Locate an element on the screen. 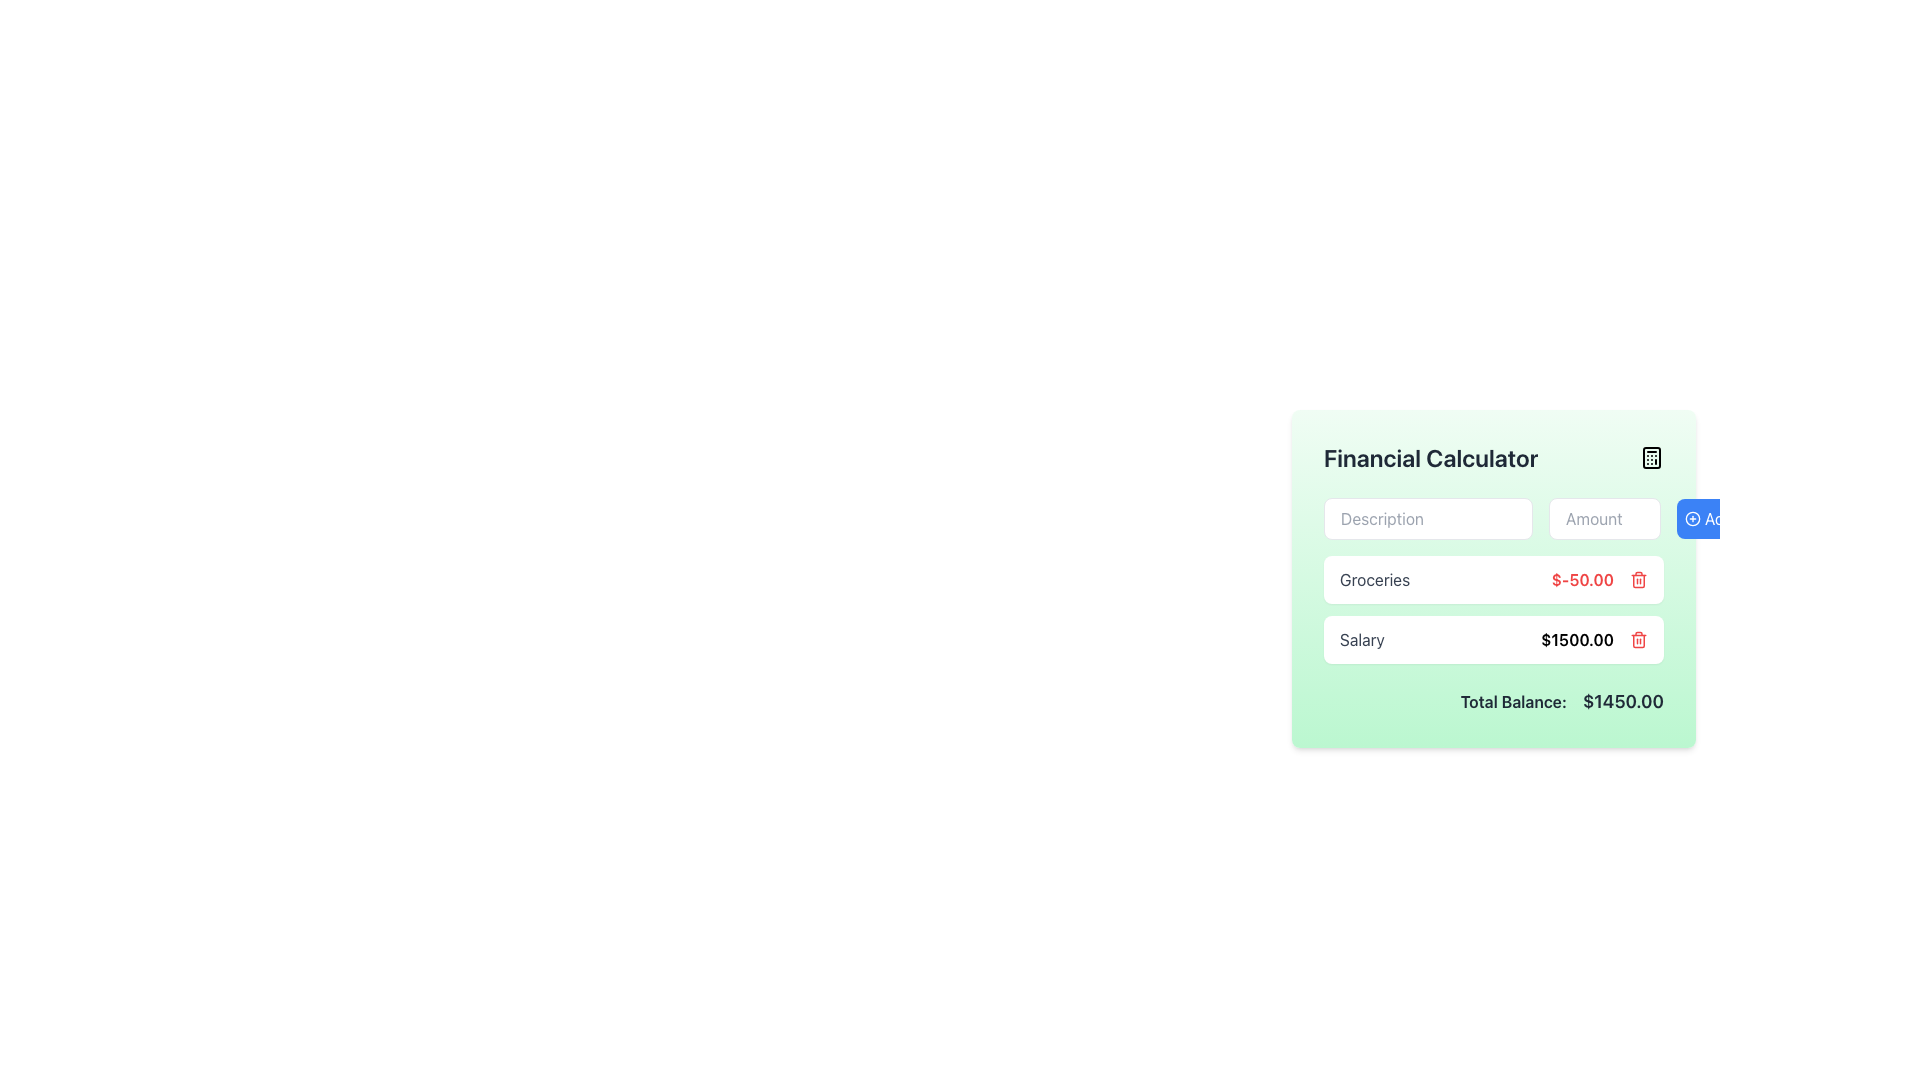 The height and width of the screenshot is (1080, 1920). the non-interactive text label displaying the negative financial value associated with 'Groceries' in the second row under the 'Amount' field is located at coordinates (1581, 579).